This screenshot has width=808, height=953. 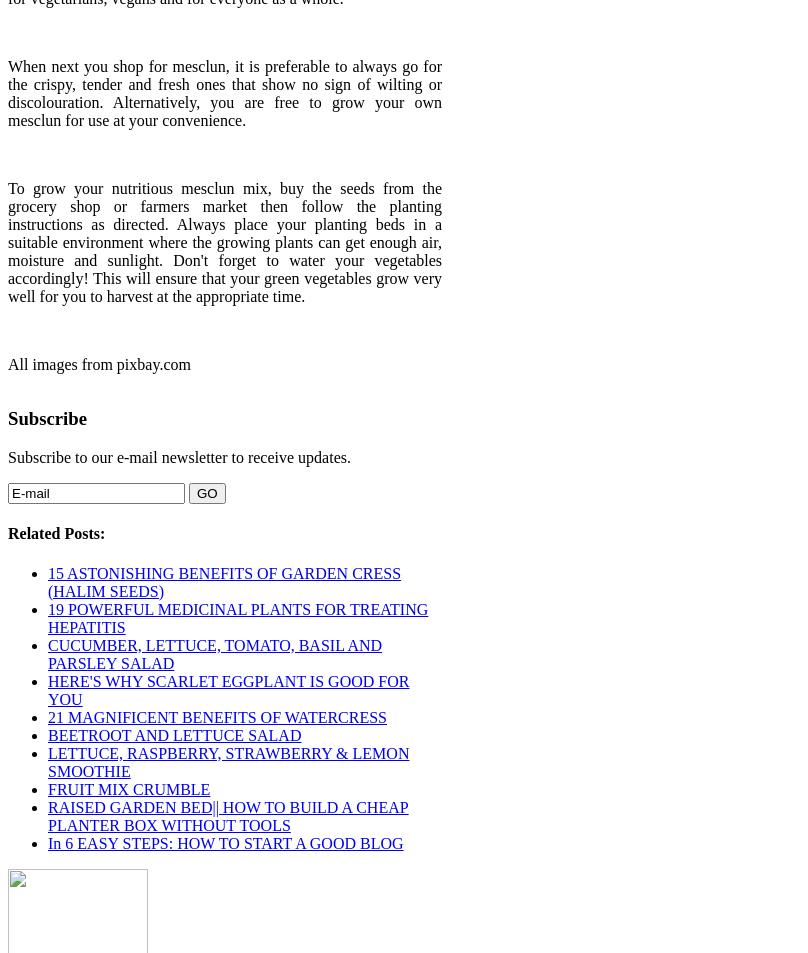 What do you see at coordinates (47, 417) in the screenshot?
I see `'Subscribe'` at bounding box center [47, 417].